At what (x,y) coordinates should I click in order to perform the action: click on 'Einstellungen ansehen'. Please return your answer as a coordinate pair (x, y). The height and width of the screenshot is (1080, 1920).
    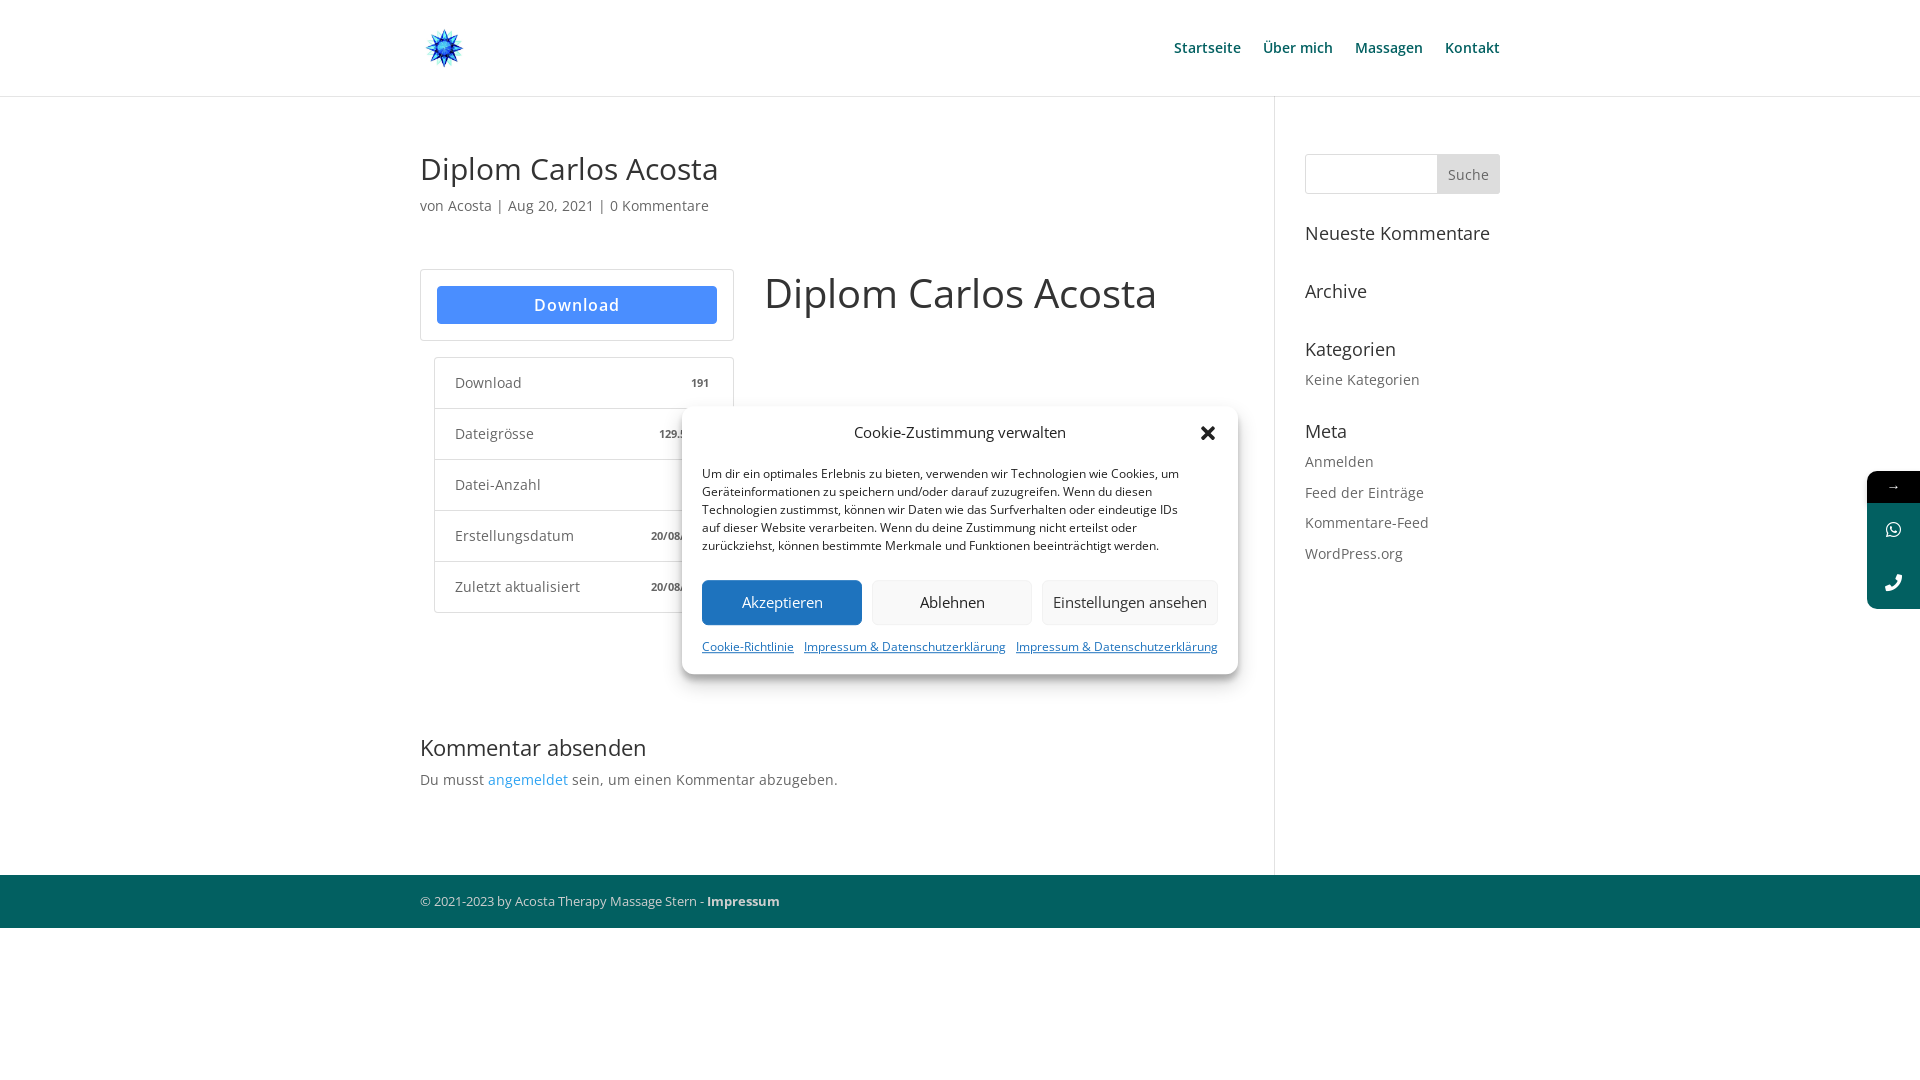
    Looking at the image, I should click on (1129, 601).